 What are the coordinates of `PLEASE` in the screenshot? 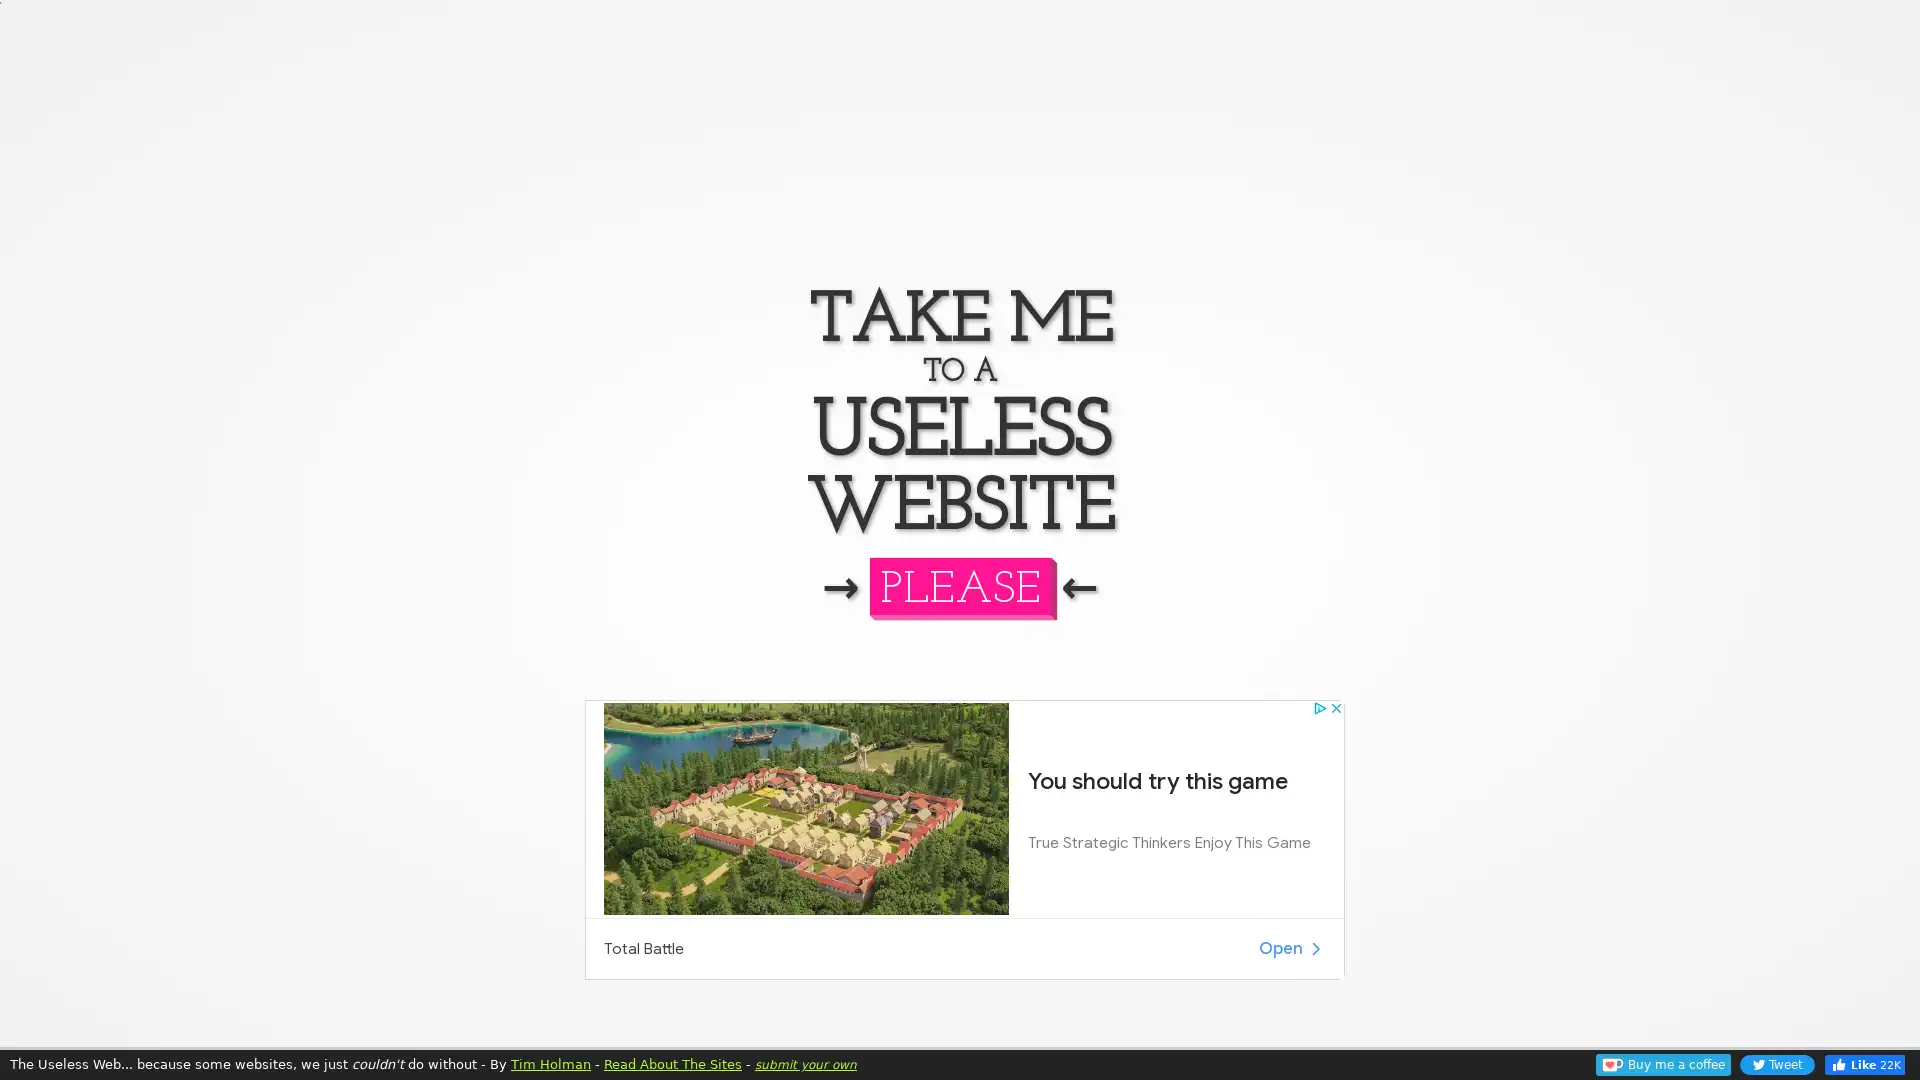 It's located at (958, 585).